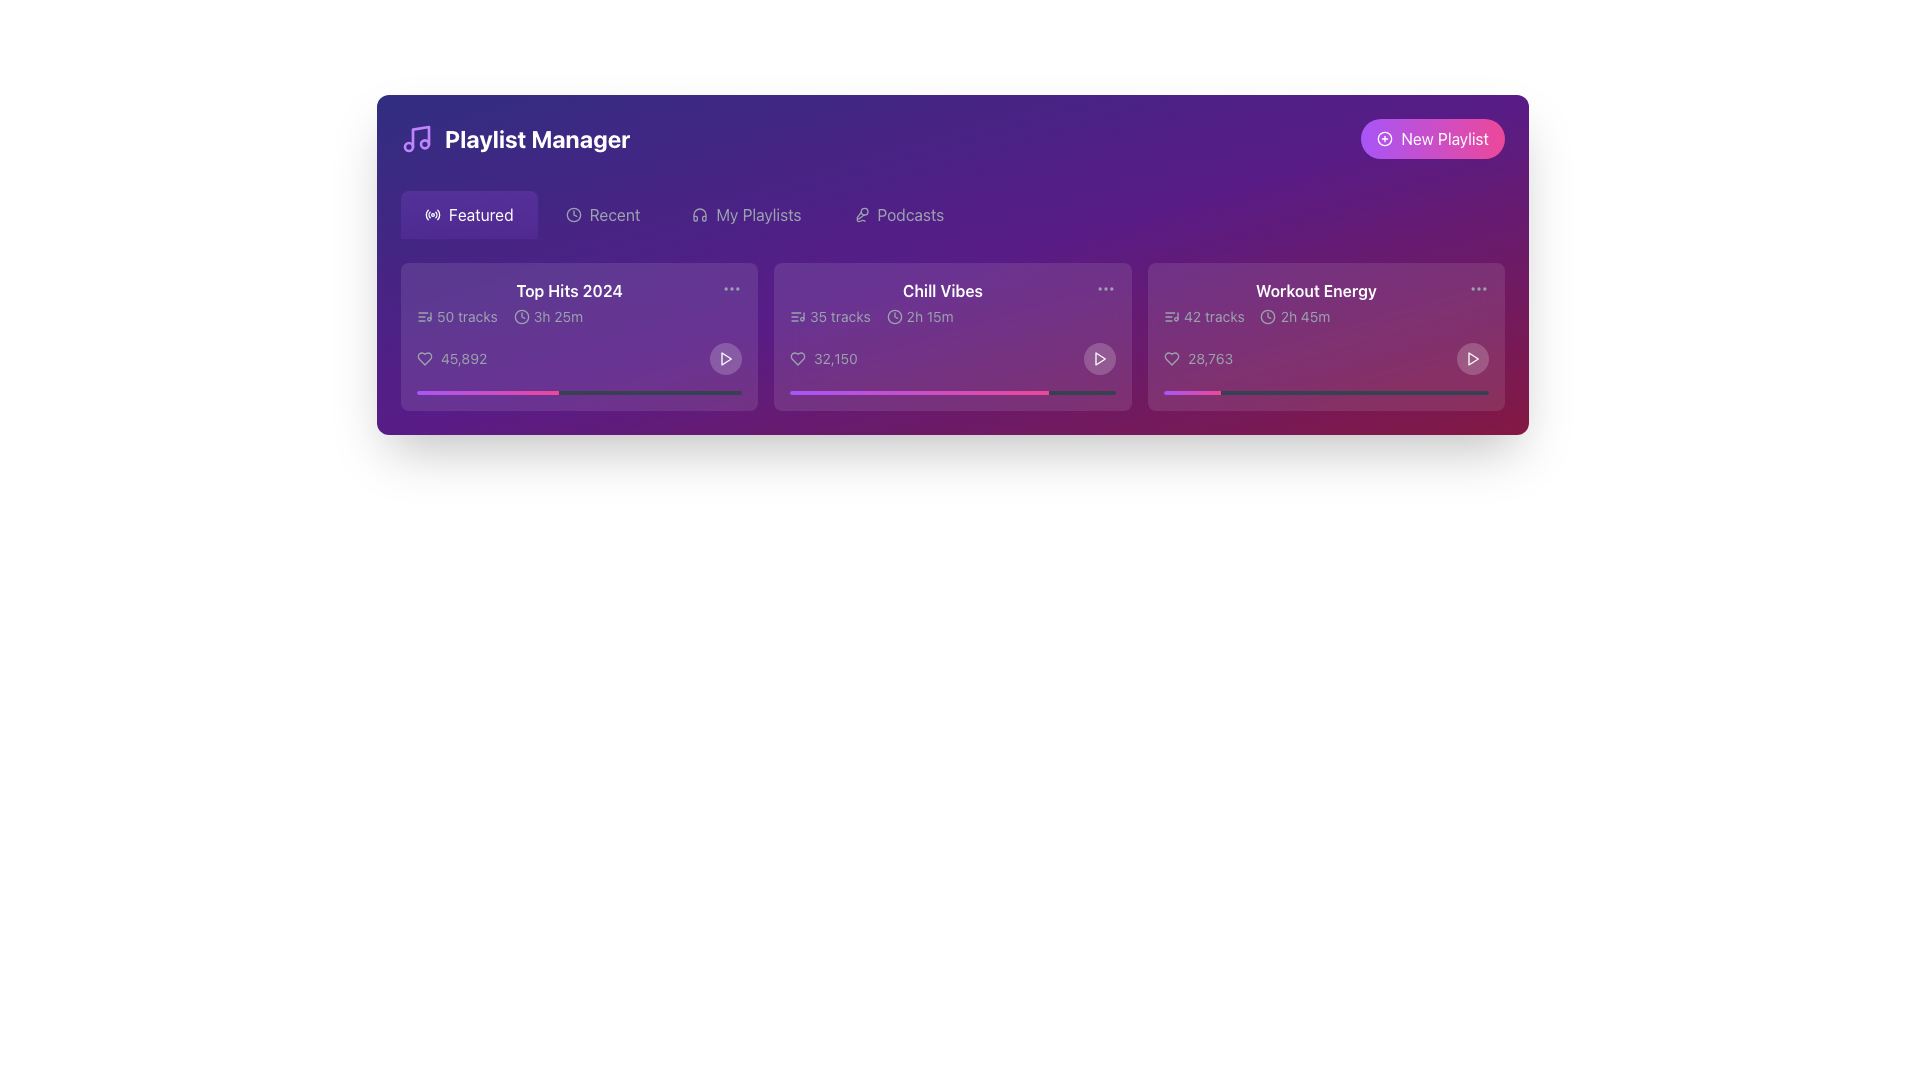 This screenshot has width=1920, height=1080. Describe the element at coordinates (521, 315) in the screenshot. I see `the clock icon representing the duration of the playlist in the 'Top Hits 2024' card within the 'Featured' section` at that location.